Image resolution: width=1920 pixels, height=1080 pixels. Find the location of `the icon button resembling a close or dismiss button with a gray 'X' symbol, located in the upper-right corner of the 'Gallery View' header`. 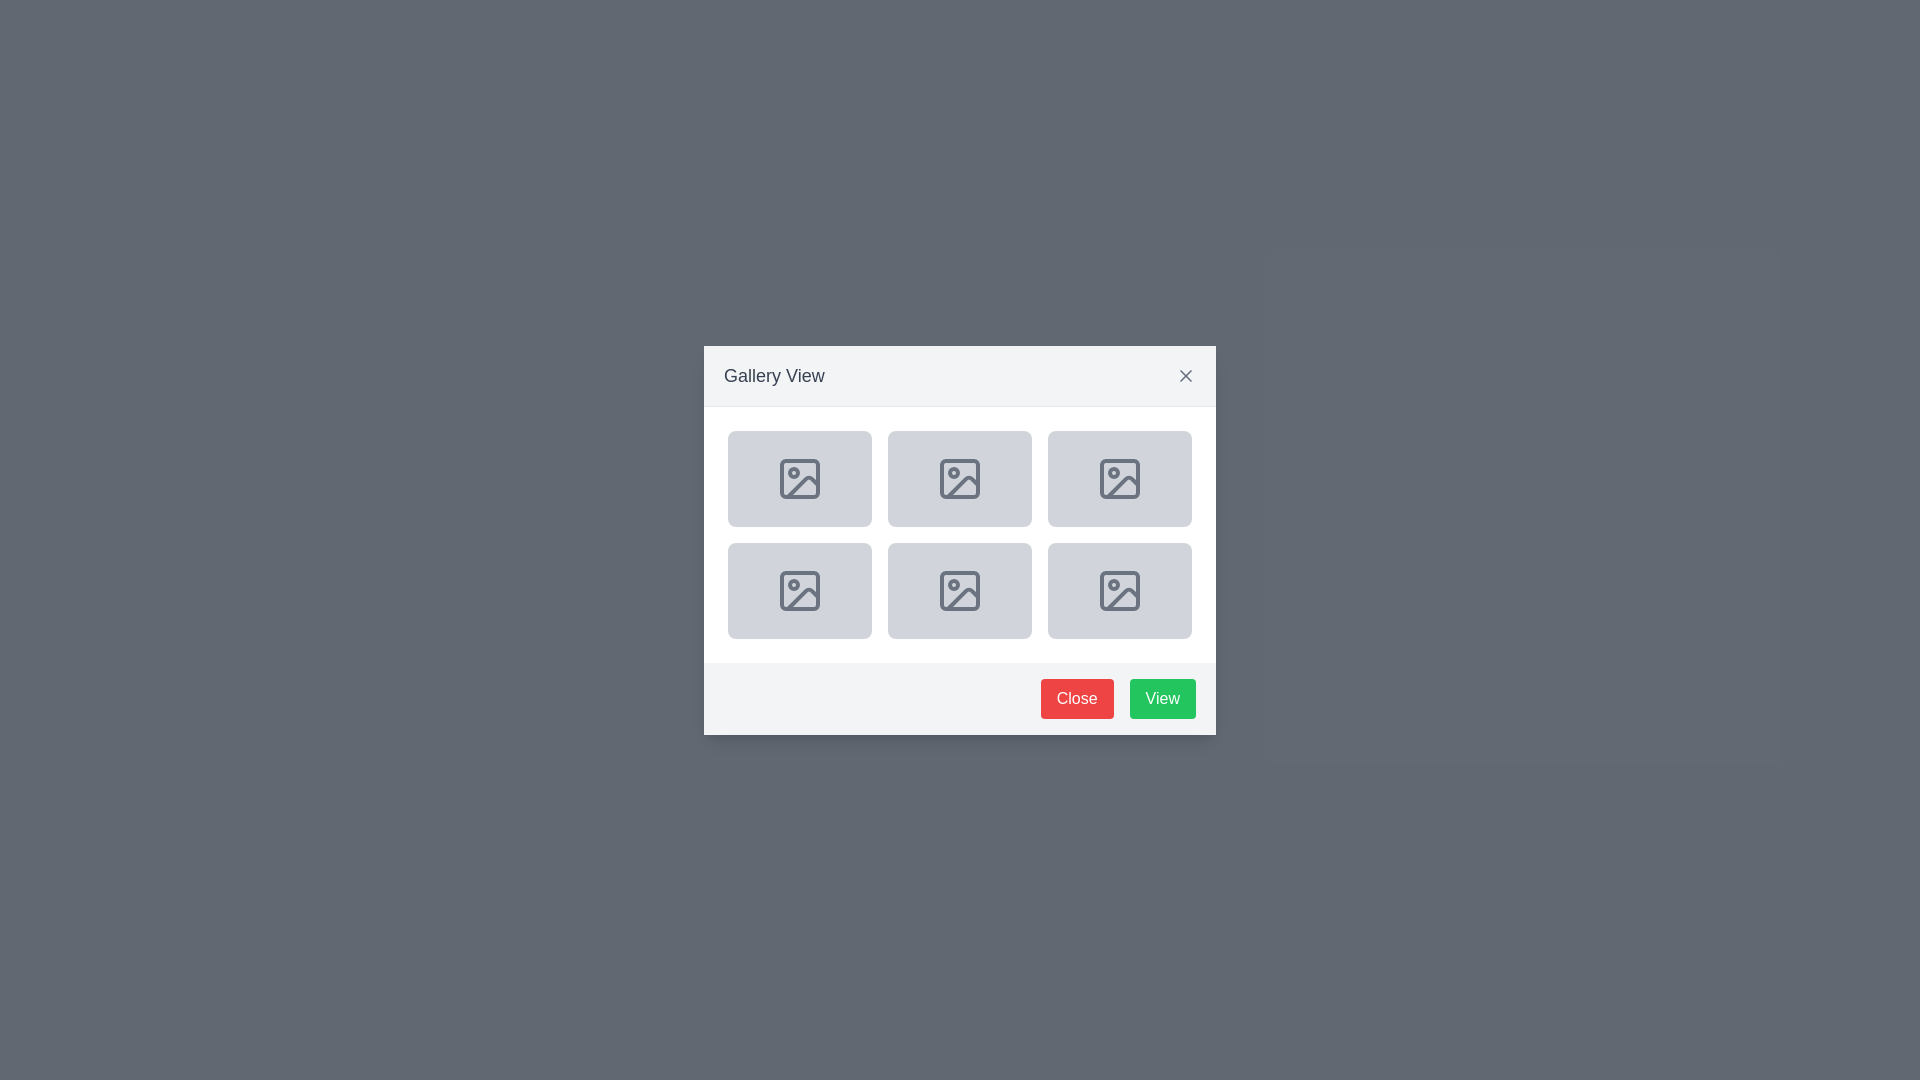

the icon button resembling a close or dismiss button with a gray 'X' symbol, located in the upper-right corner of the 'Gallery View' header is located at coordinates (1185, 374).